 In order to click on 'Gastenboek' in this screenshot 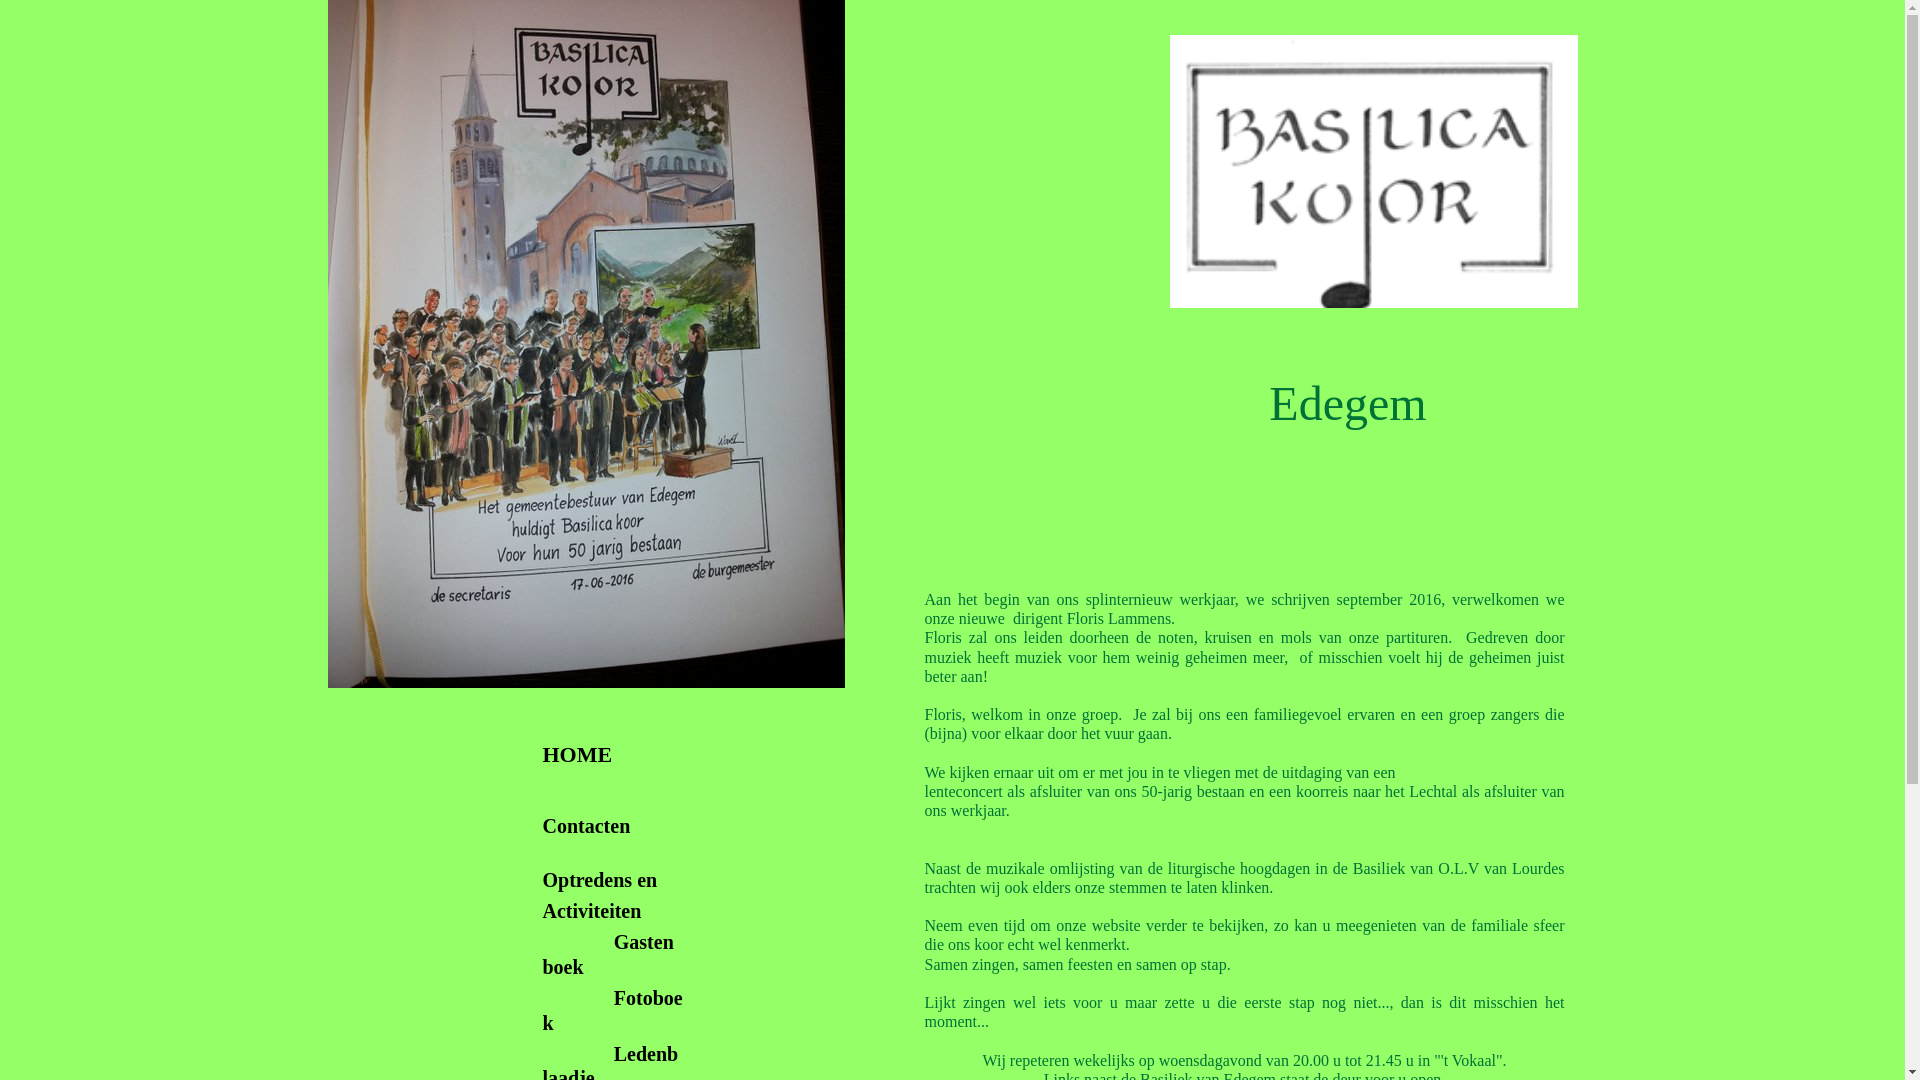, I will do `click(542, 956)`.